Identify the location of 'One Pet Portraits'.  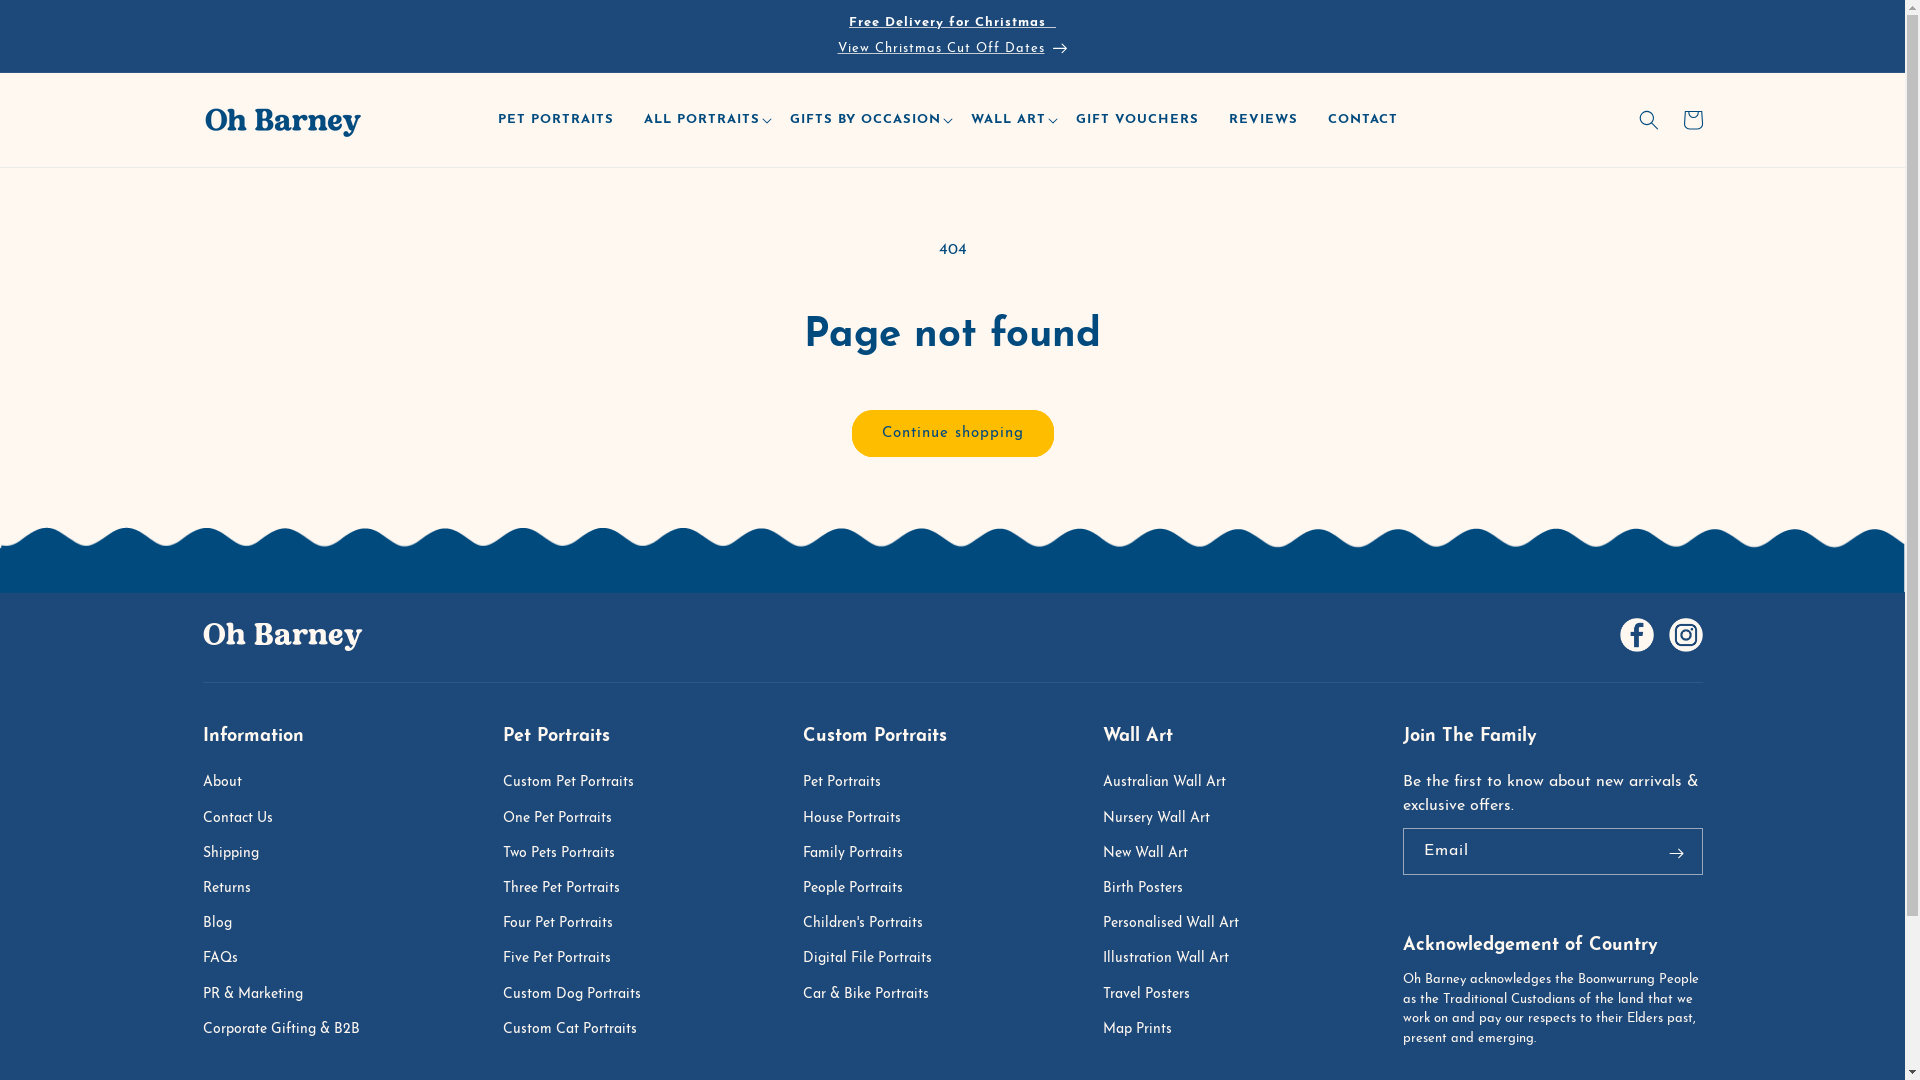
(502, 818).